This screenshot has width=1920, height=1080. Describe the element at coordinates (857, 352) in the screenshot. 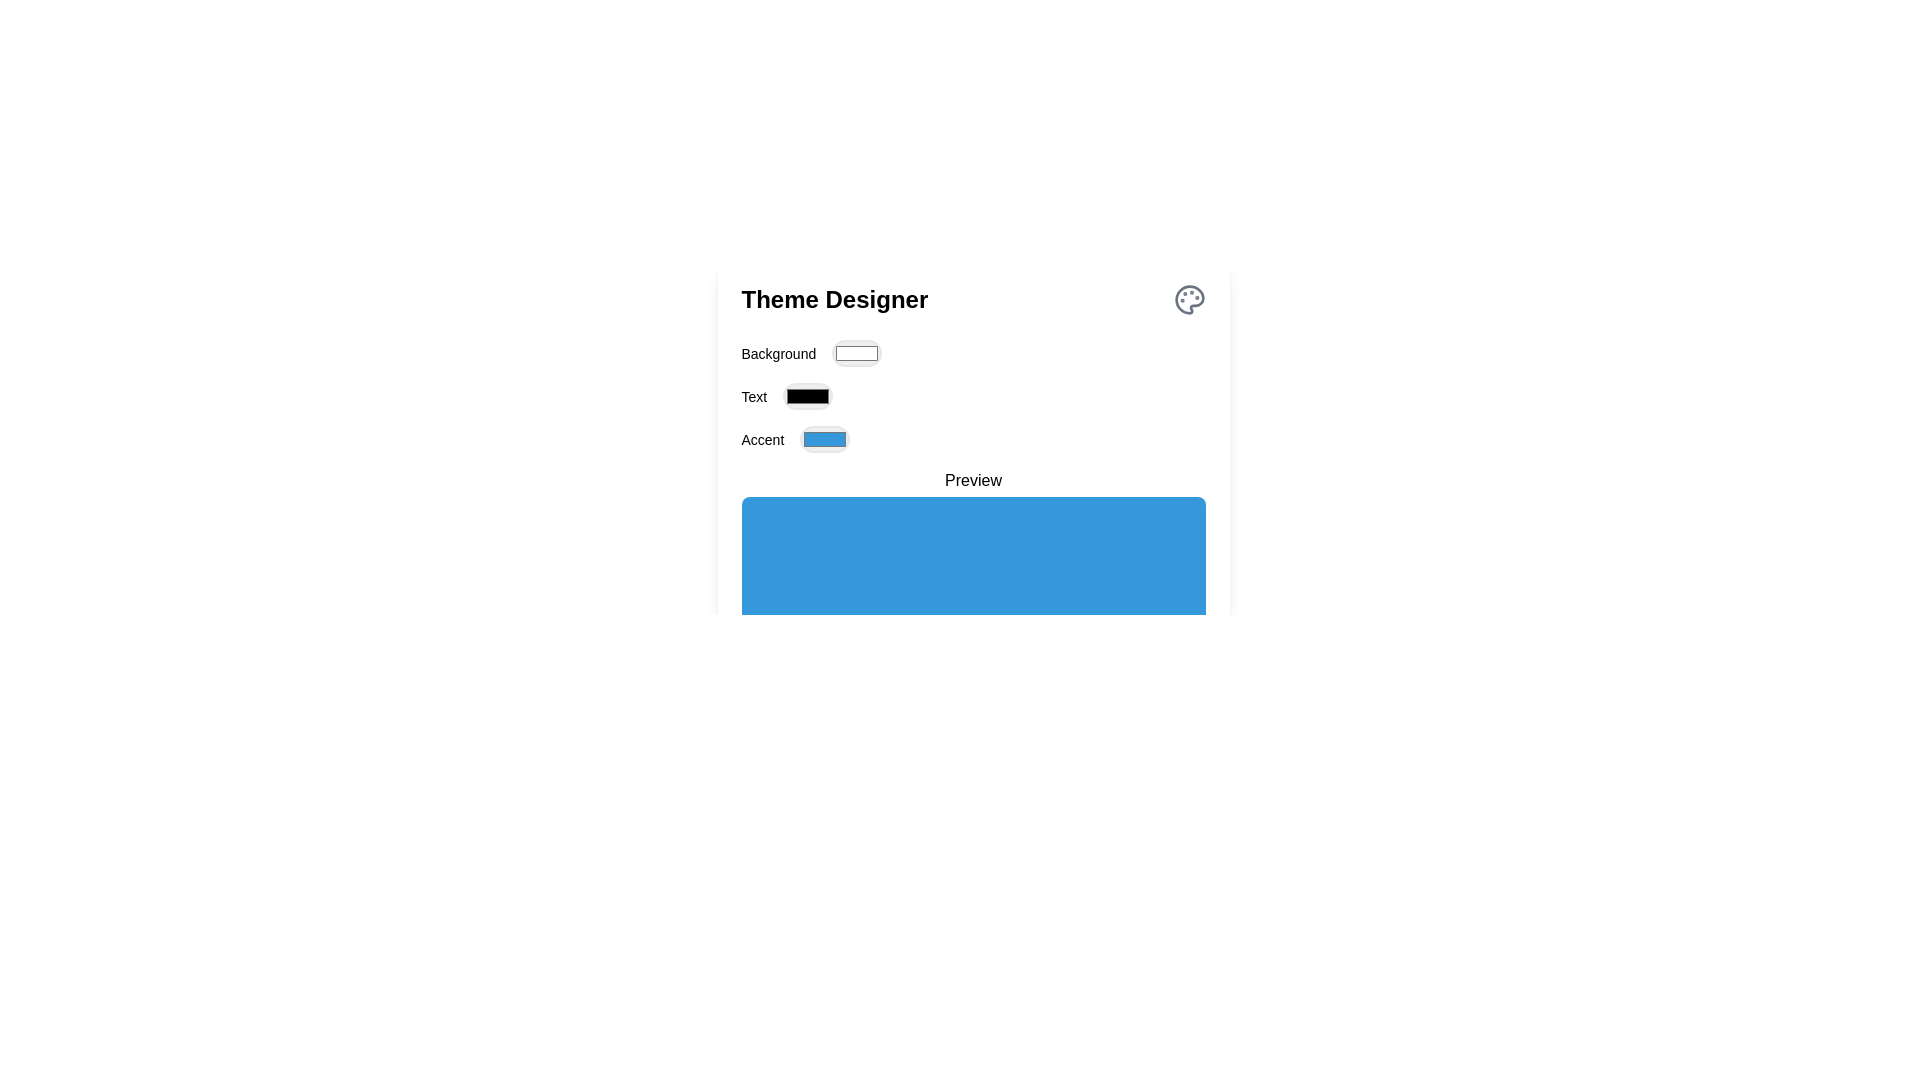

I see `the white circular color picker button located to the right of the 'Background' label` at that location.